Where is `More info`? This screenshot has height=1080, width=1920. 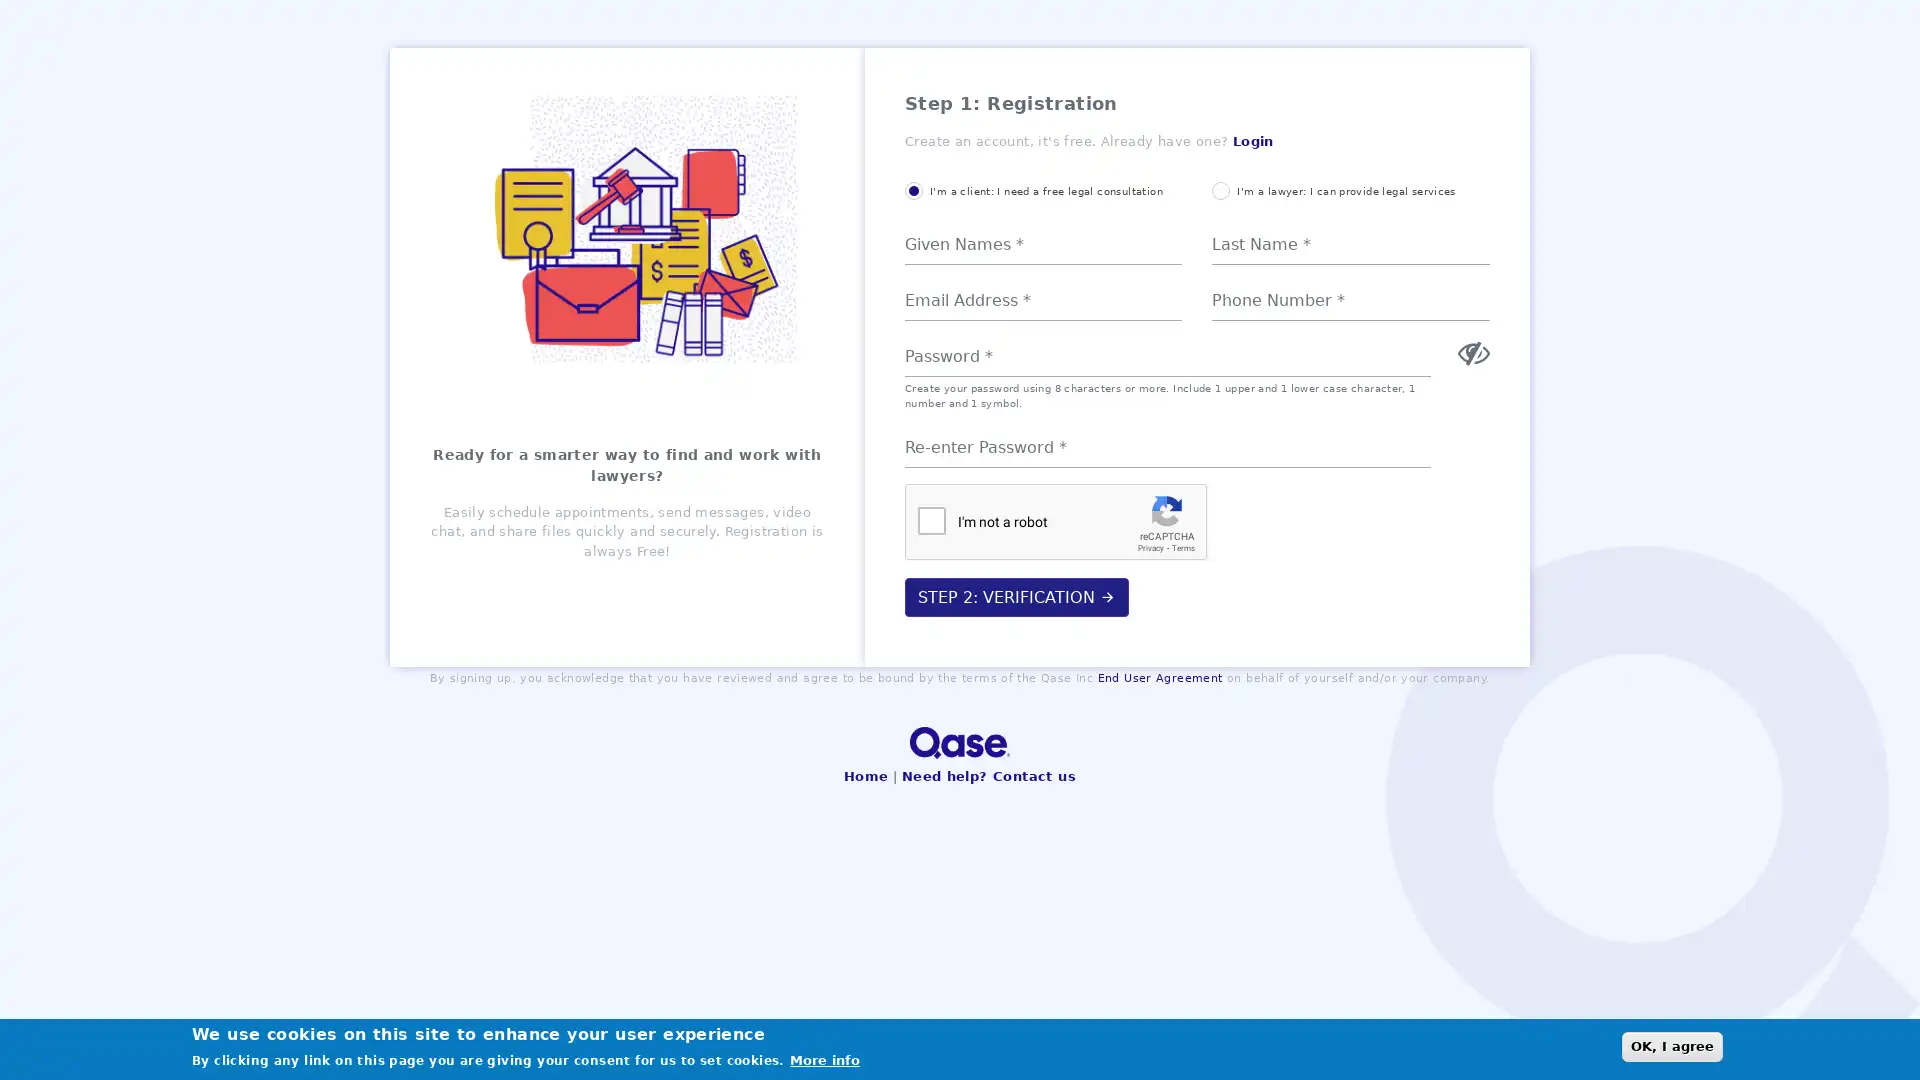
More info is located at coordinates (825, 1059).